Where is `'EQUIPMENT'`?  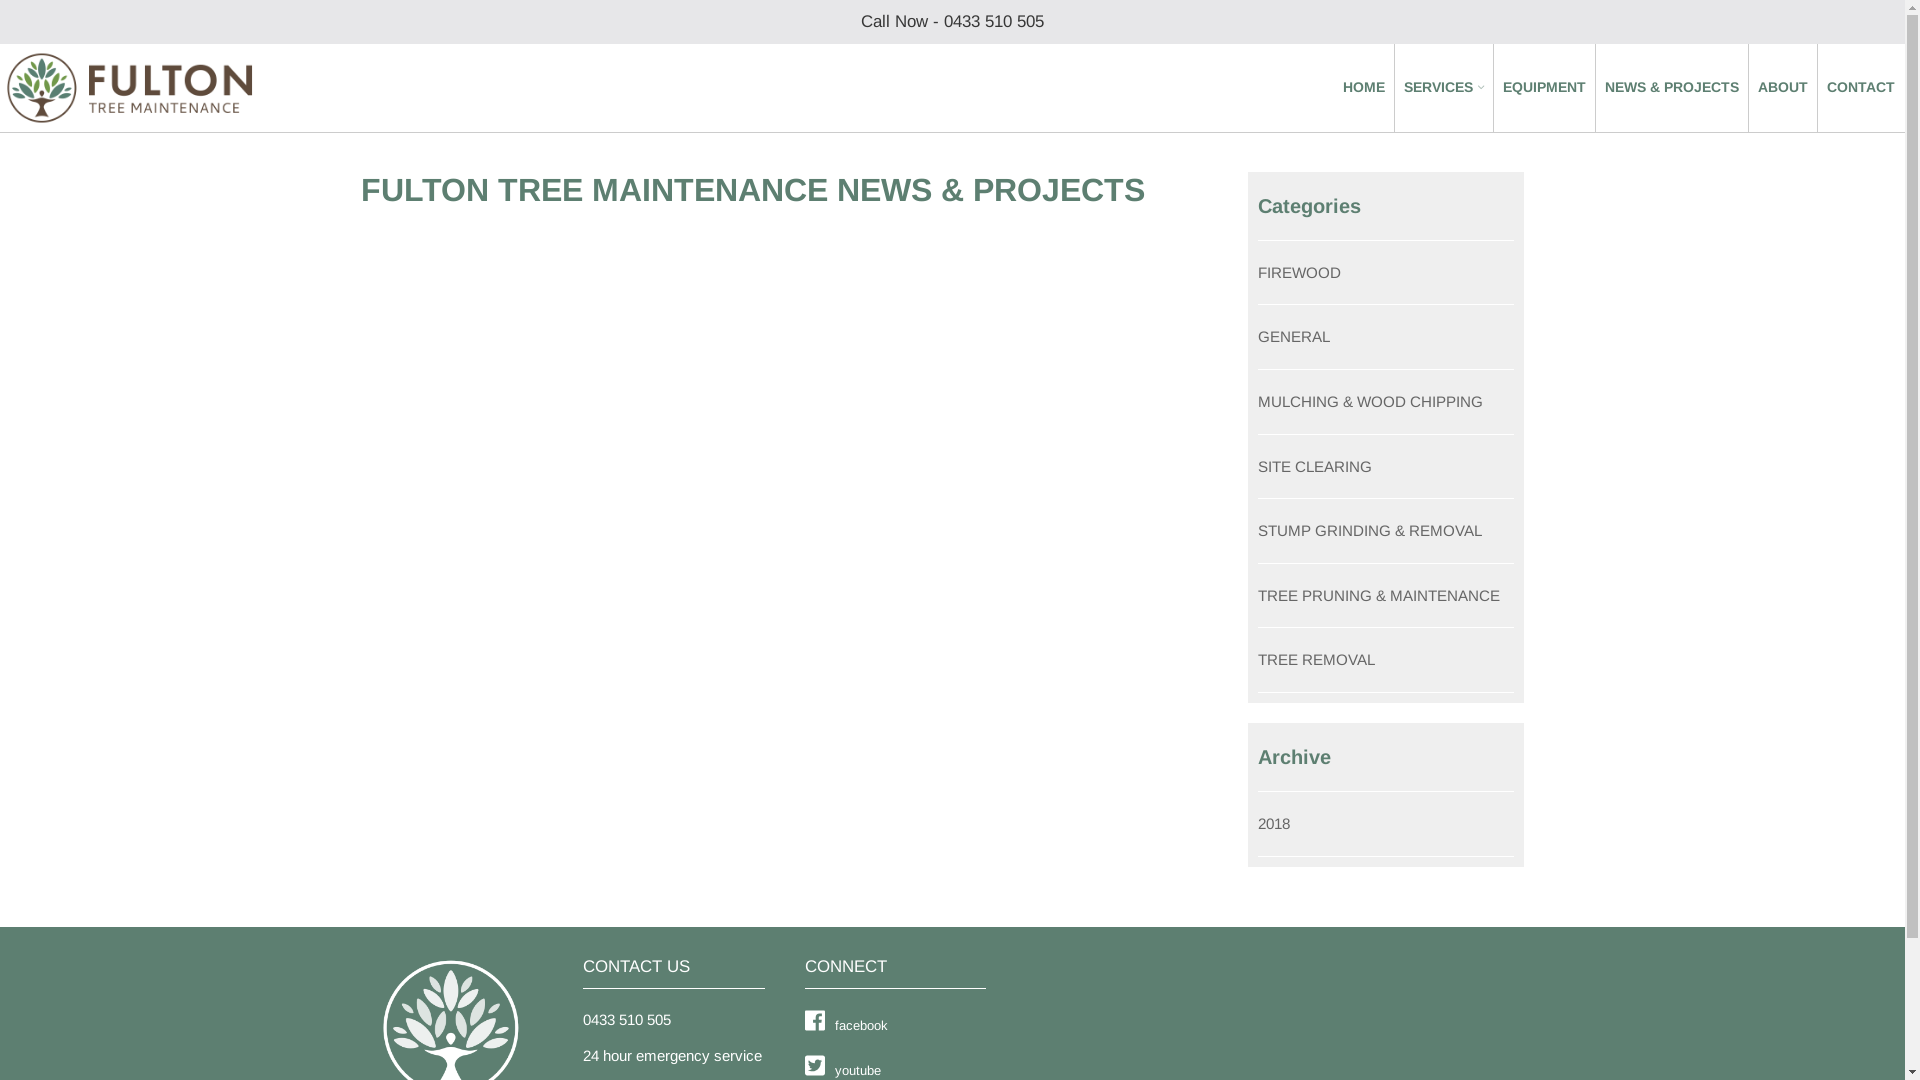
'EQUIPMENT' is located at coordinates (1543, 87).